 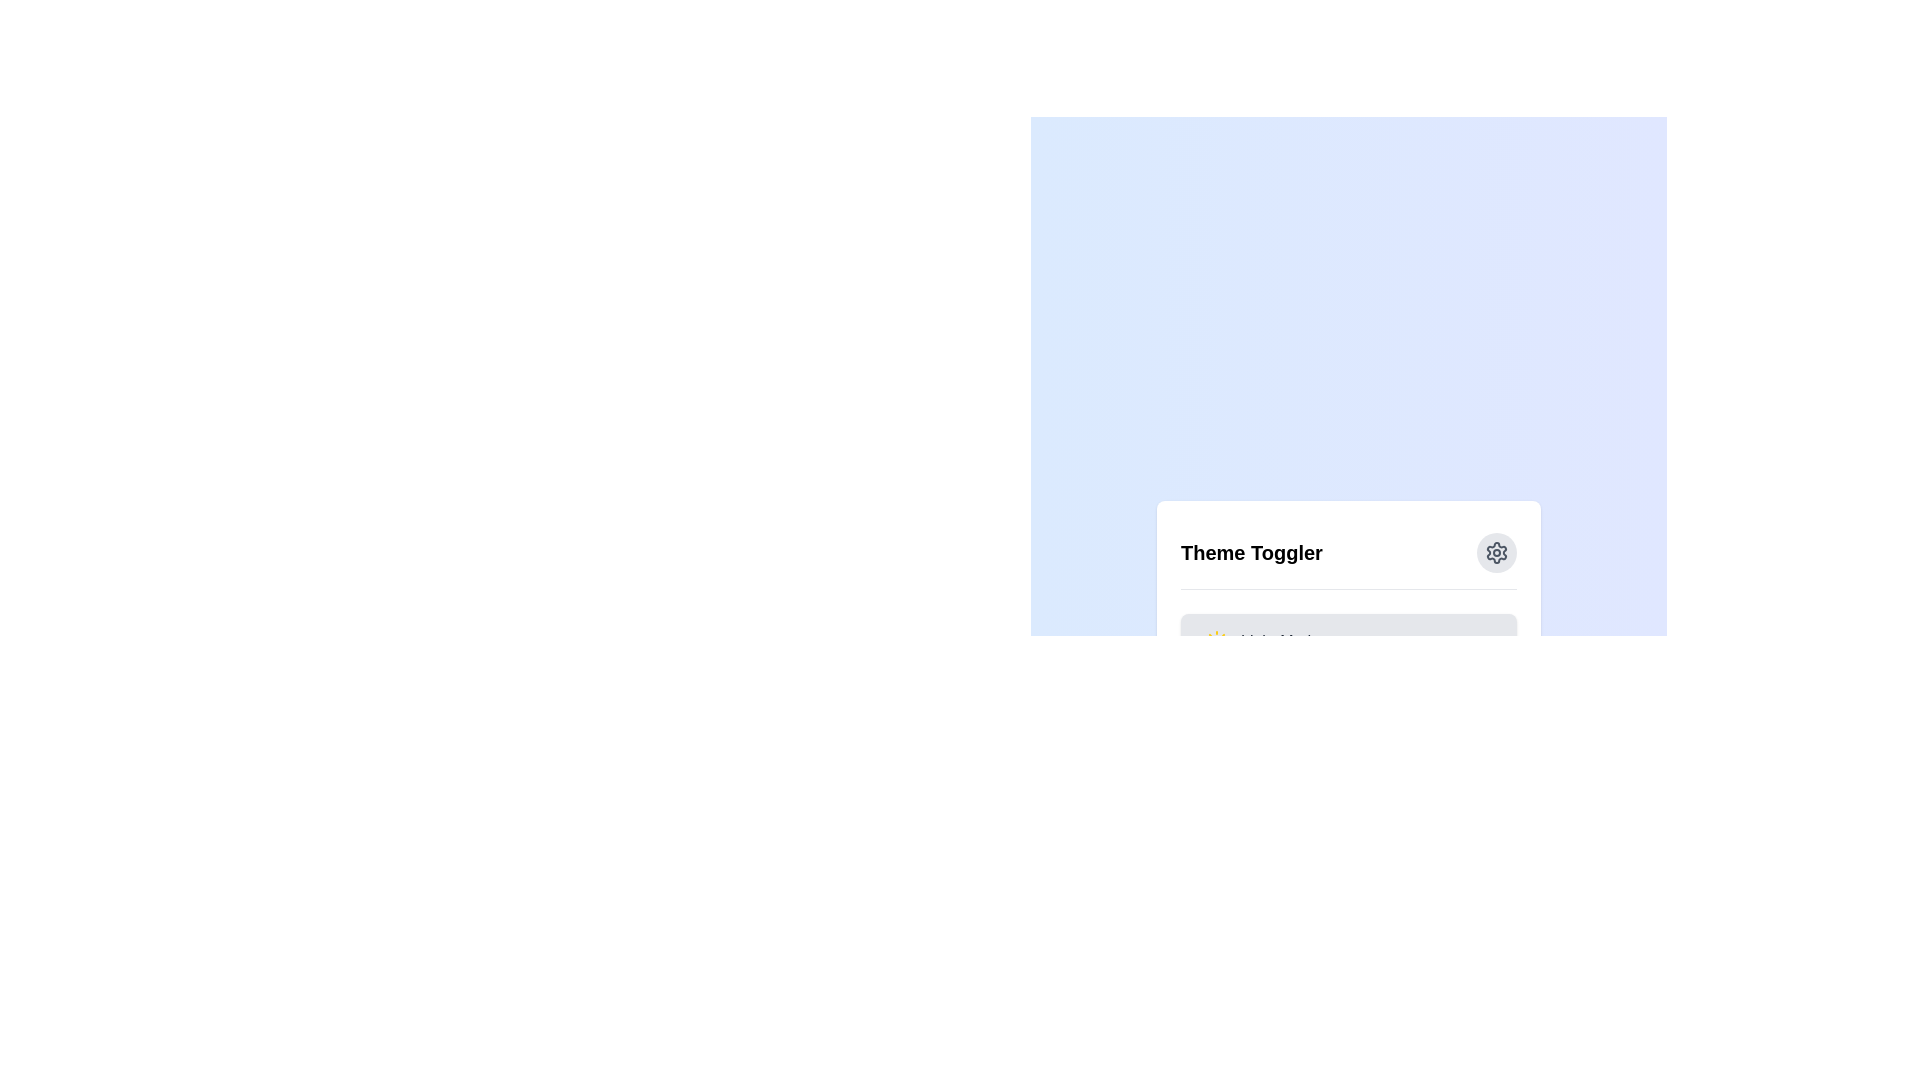 What do you see at coordinates (1261, 640) in the screenshot?
I see `the theme card for Light mode` at bounding box center [1261, 640].